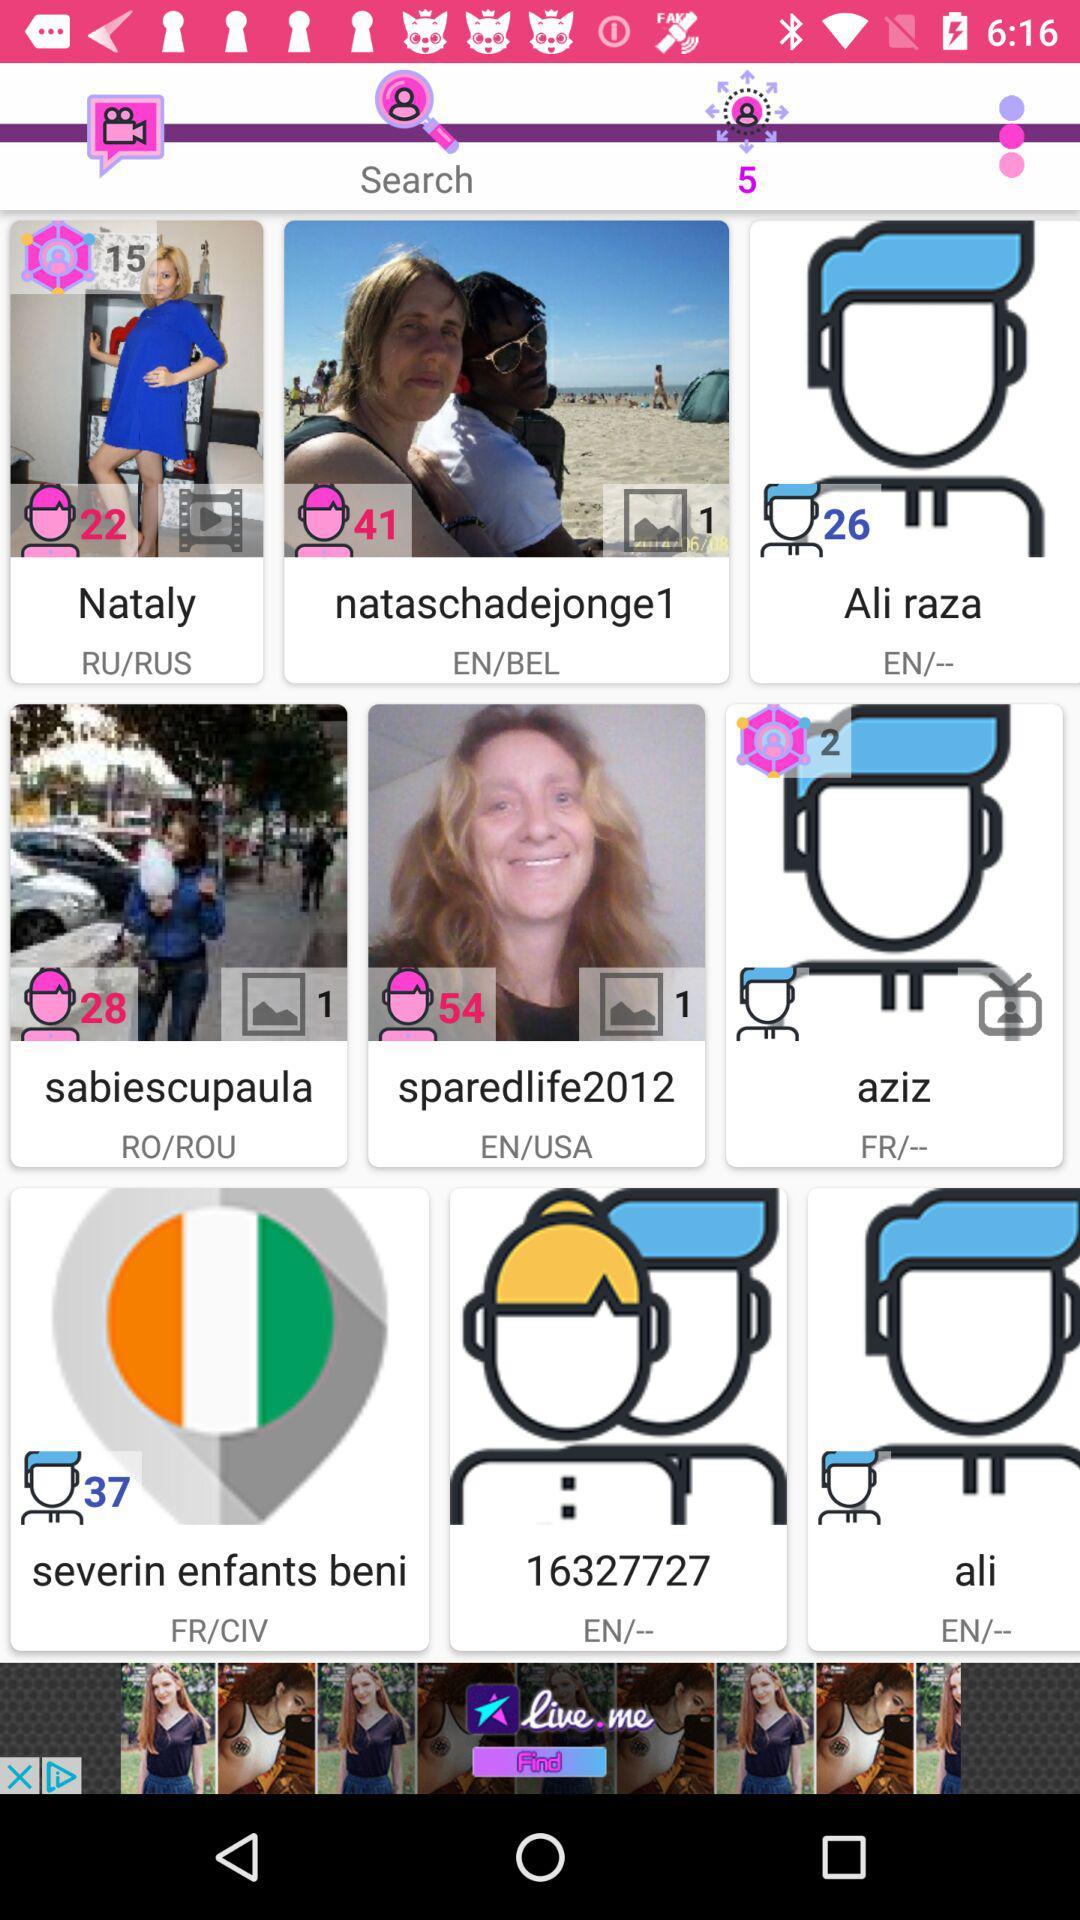 The height and width of the screenshot is (1920, 1080). I want to click on advertisement, so click(219, 1356).